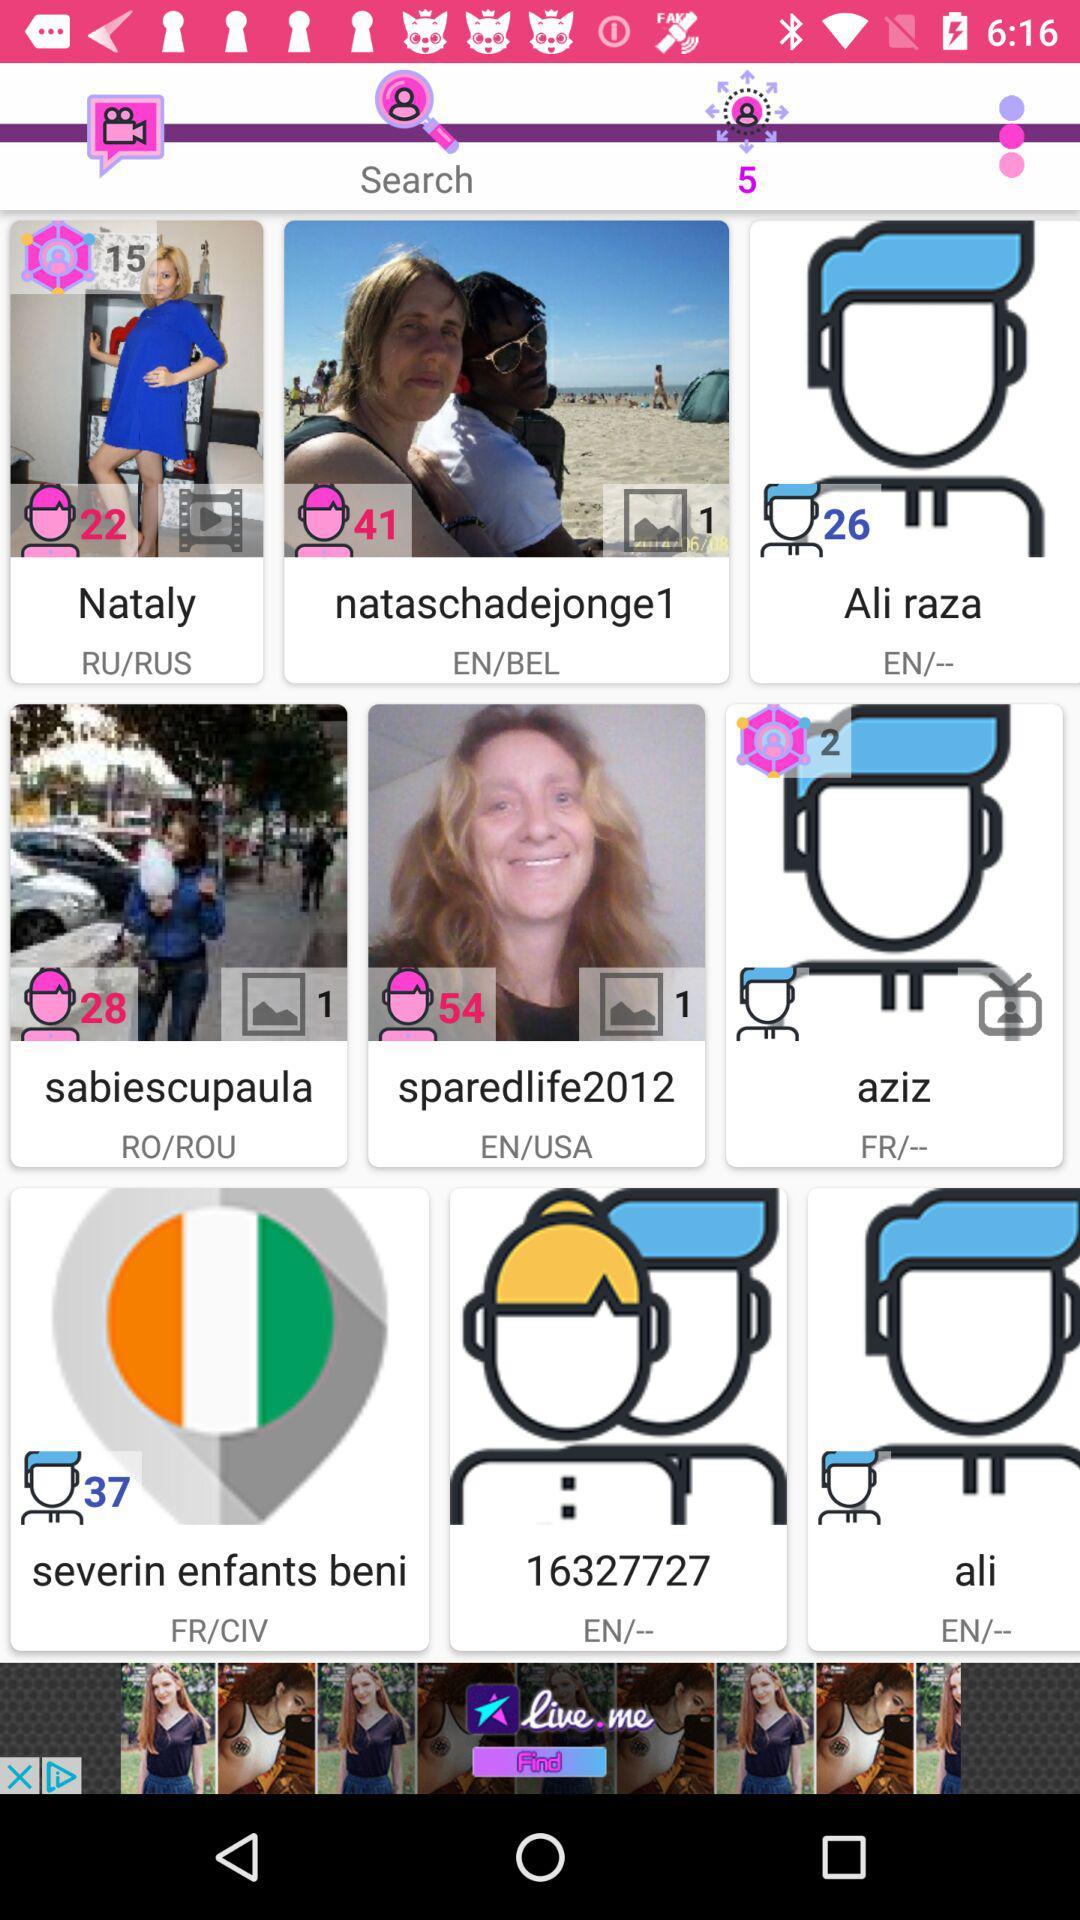 The height and width of the screenshot is (1920, 1080). I want to click on advertisement, so click(219, 1356).